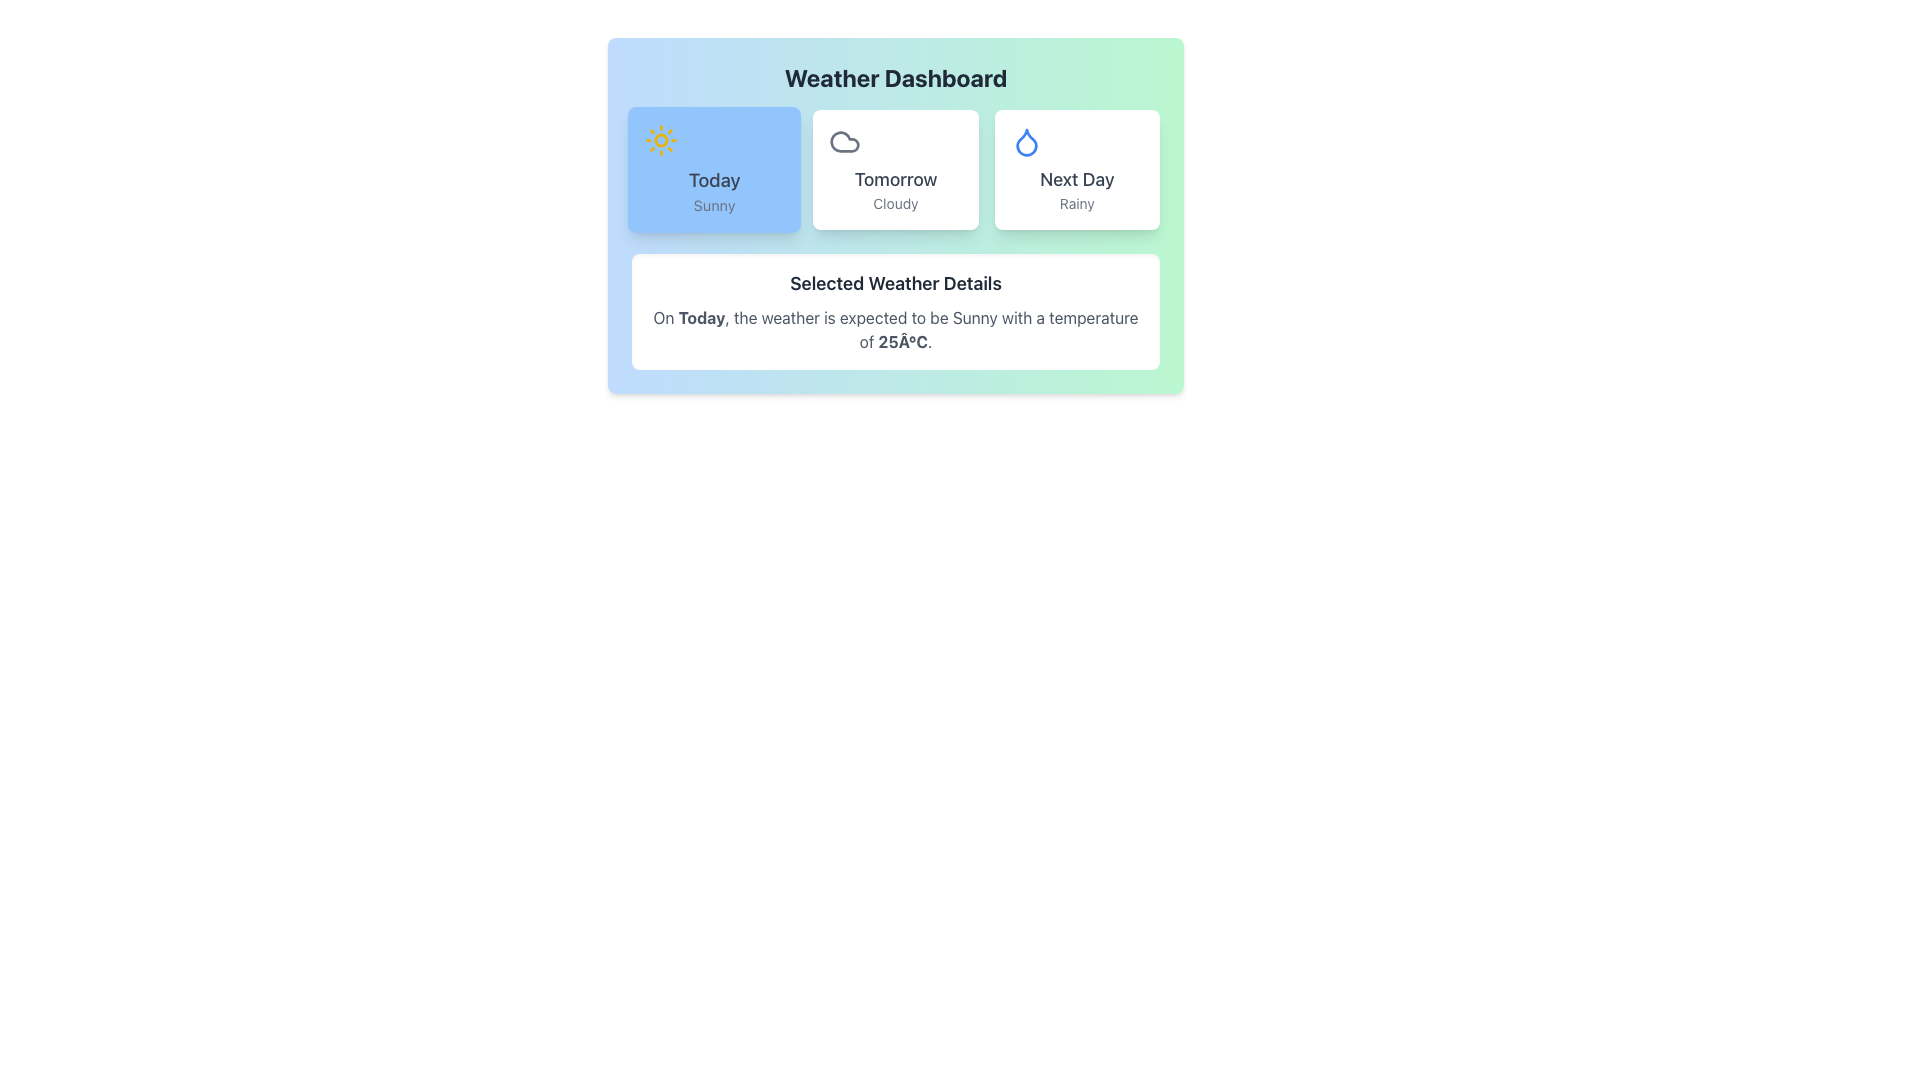  Describe the element at coordinates (845, 141) in the screenshot. I see `the gray cloud icon located in the second card of the 'Weather Dashboard' labeled 'Tomorrow', which serves as a visual indicator for the weather forecast` at that location.